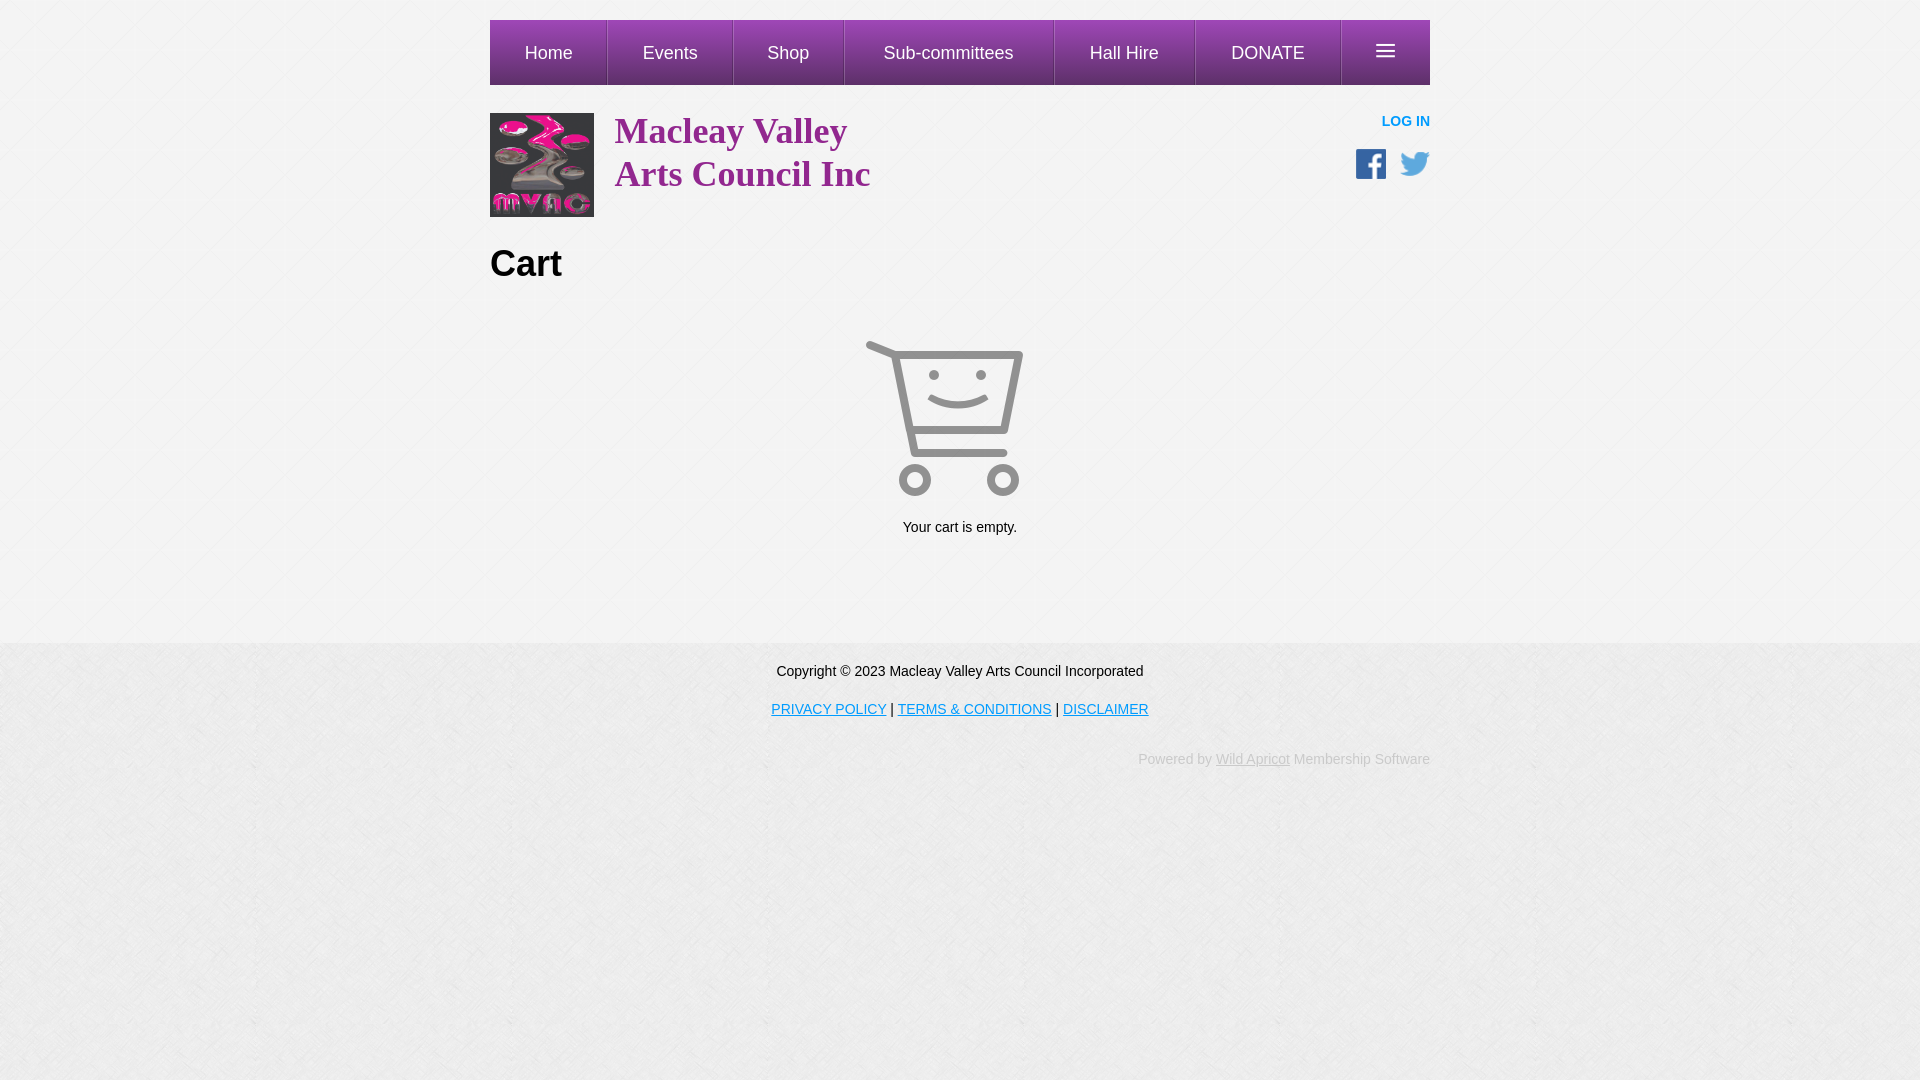  What do you see at coordinates (828, 708) in the screenshot?
I see `'PRIVACY POLICY'` at bounding box center [828, 708].